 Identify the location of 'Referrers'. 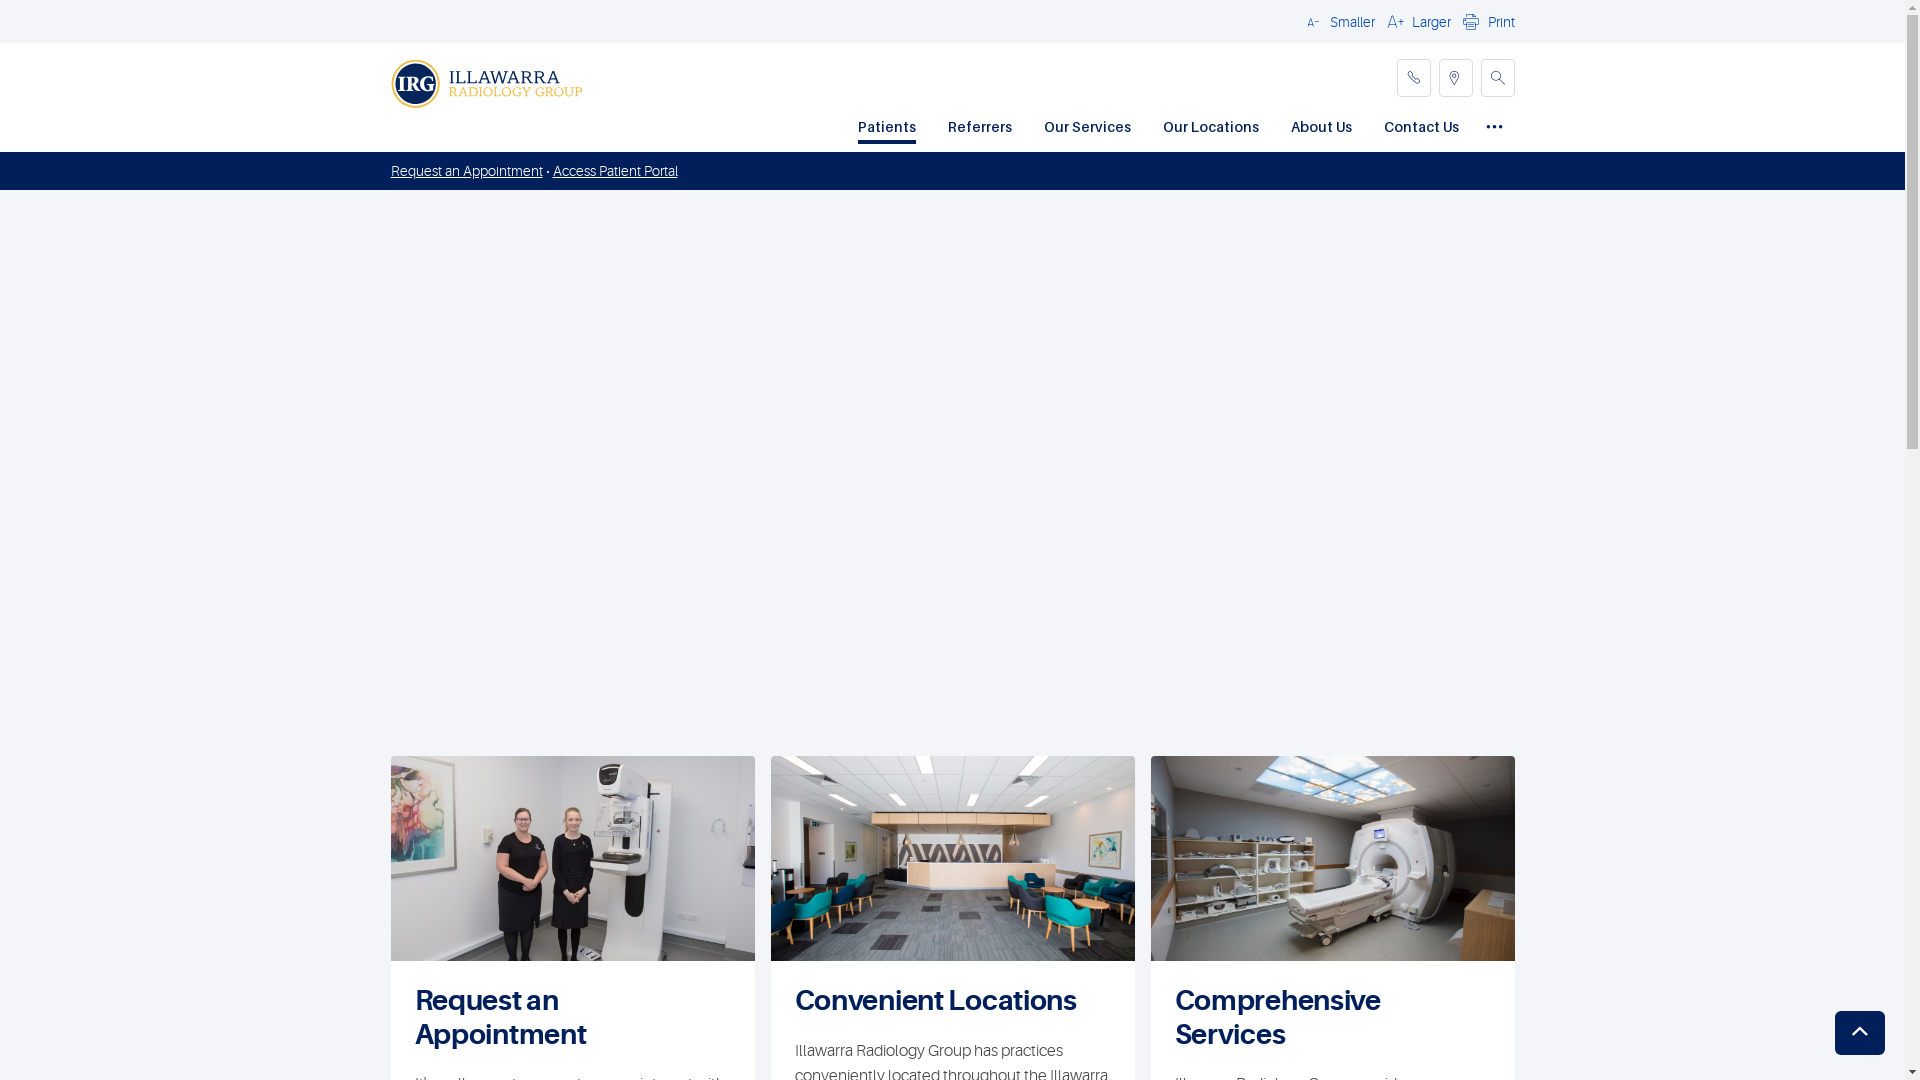
(979, 128).